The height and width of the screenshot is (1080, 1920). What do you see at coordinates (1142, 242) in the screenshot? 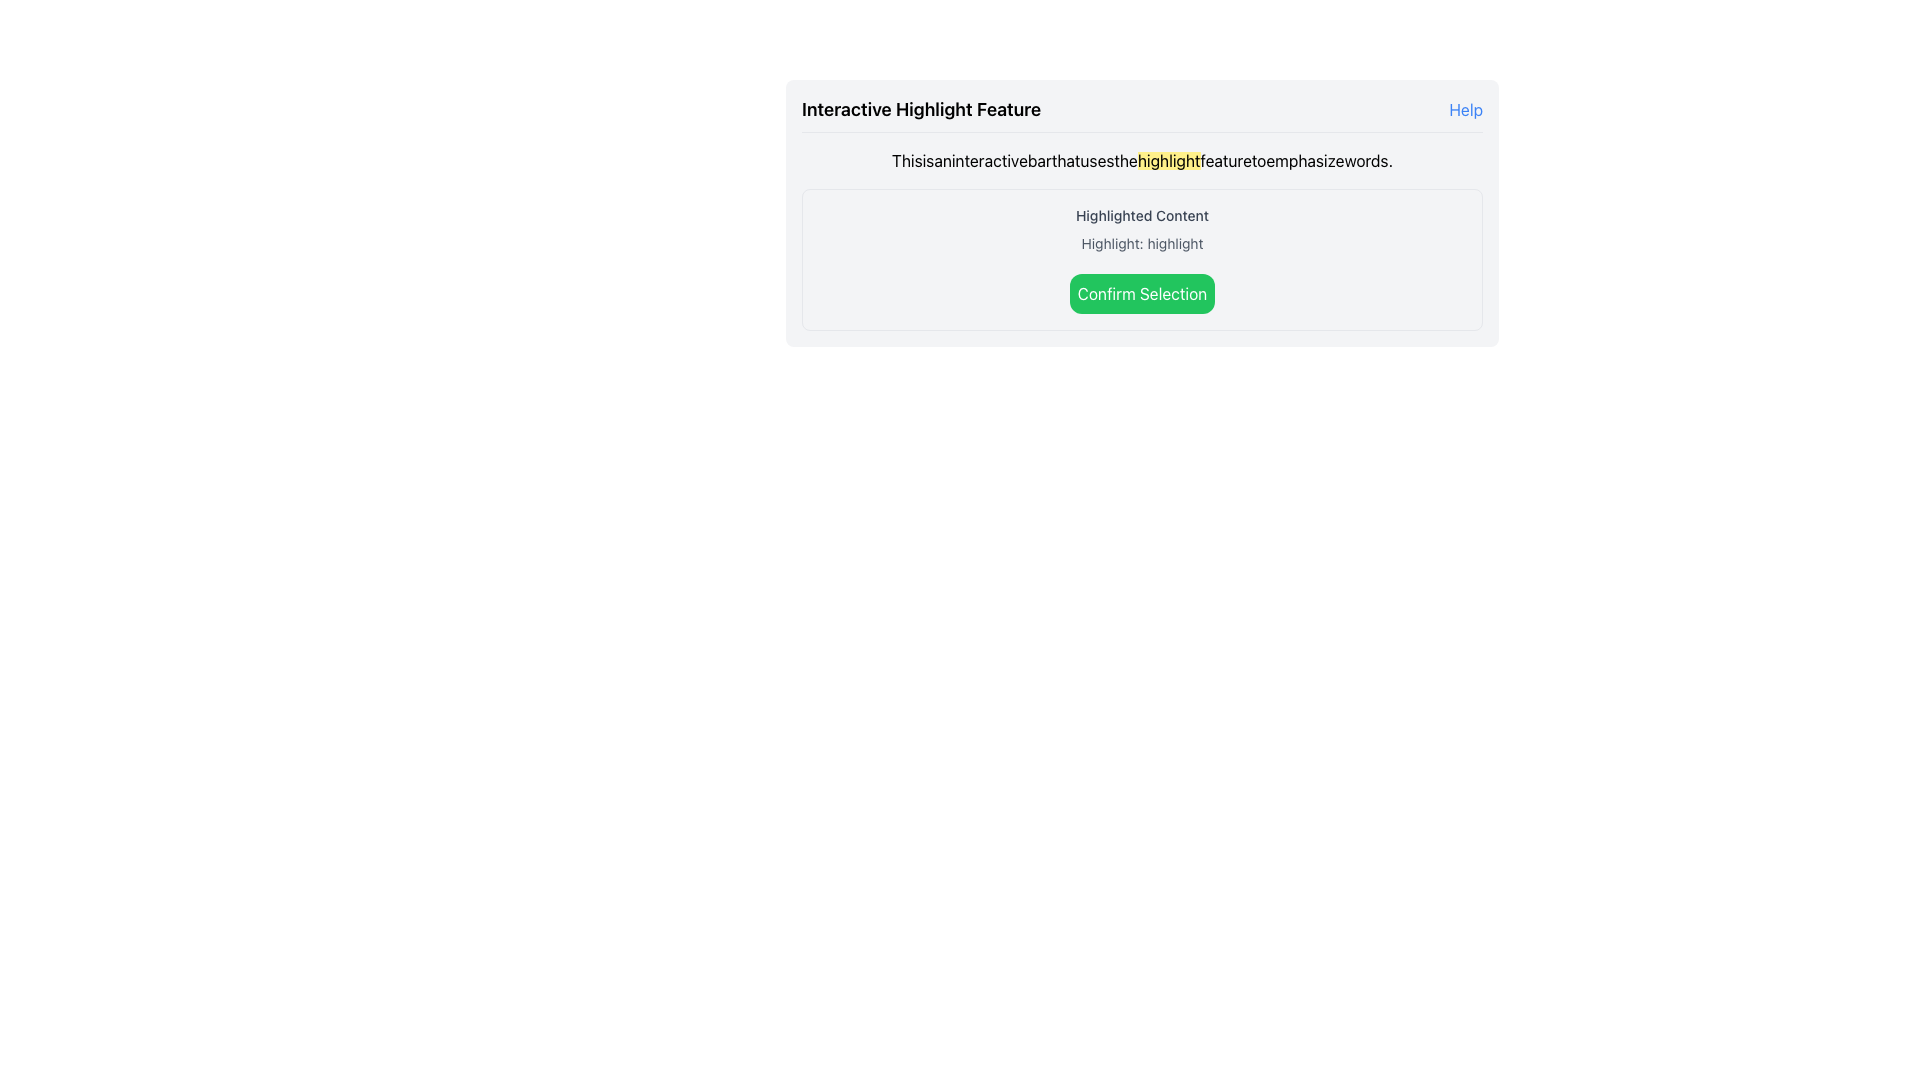
I see `the text label displaying 'Highlight: highlight', which is styled with a smaller font size and gray color, located beneath the 'Highlighted Content' title` at bounding box center [1142, 242].